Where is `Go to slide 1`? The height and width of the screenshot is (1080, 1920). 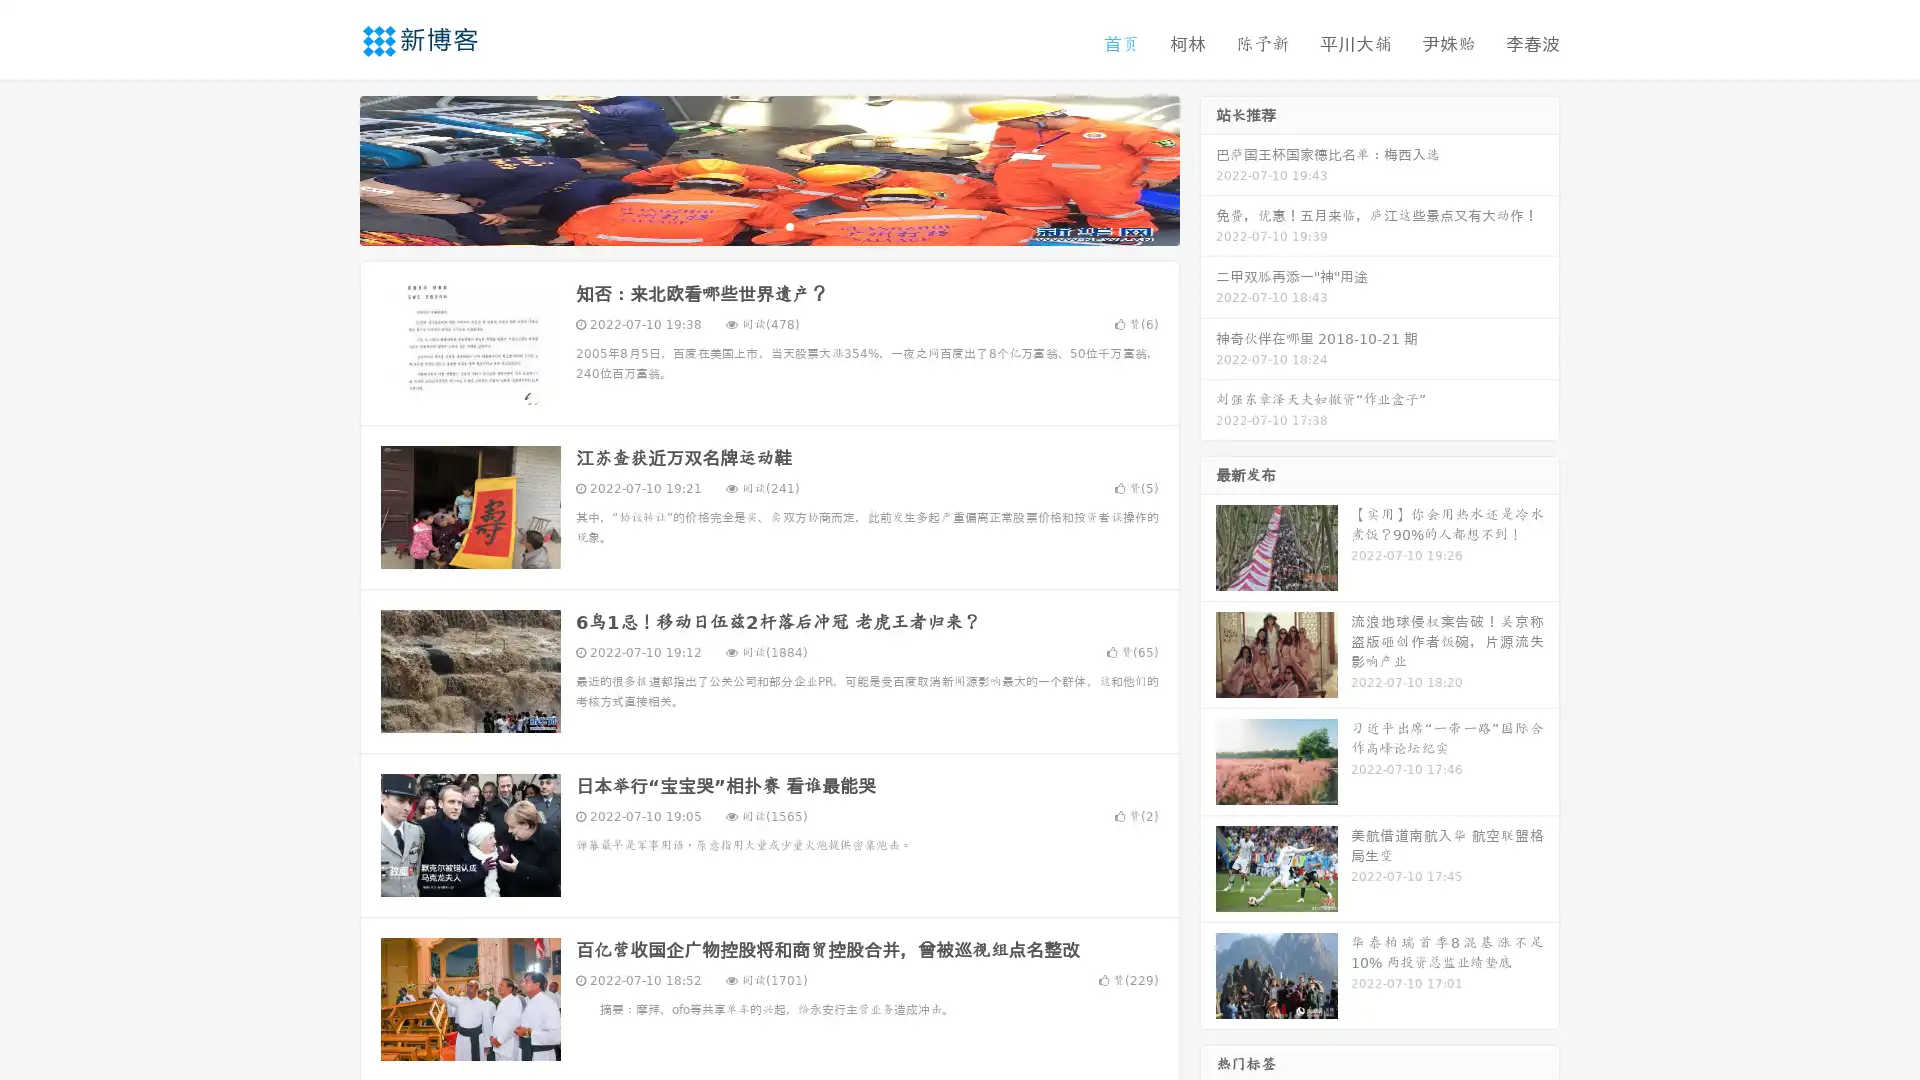
Go to slide 1 is located at coordinates (748, 225).